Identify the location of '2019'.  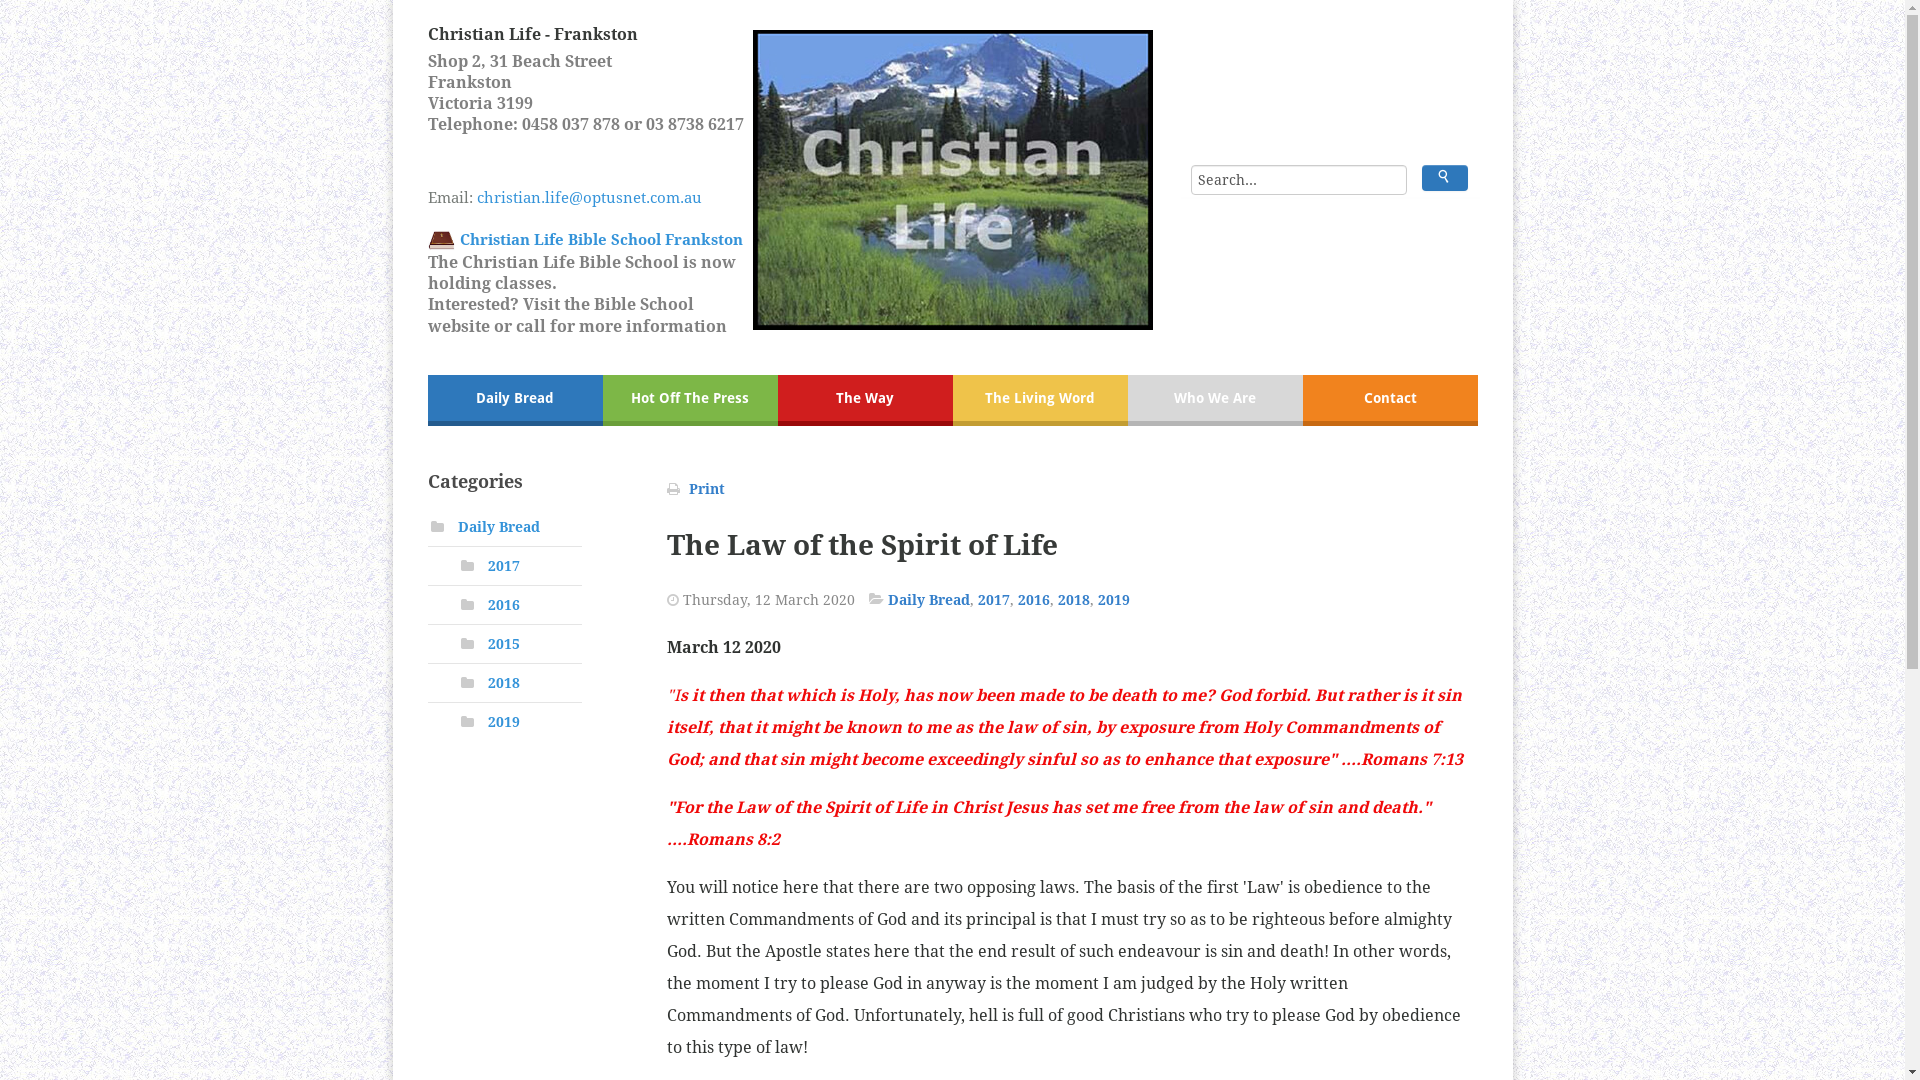
(488, 721).